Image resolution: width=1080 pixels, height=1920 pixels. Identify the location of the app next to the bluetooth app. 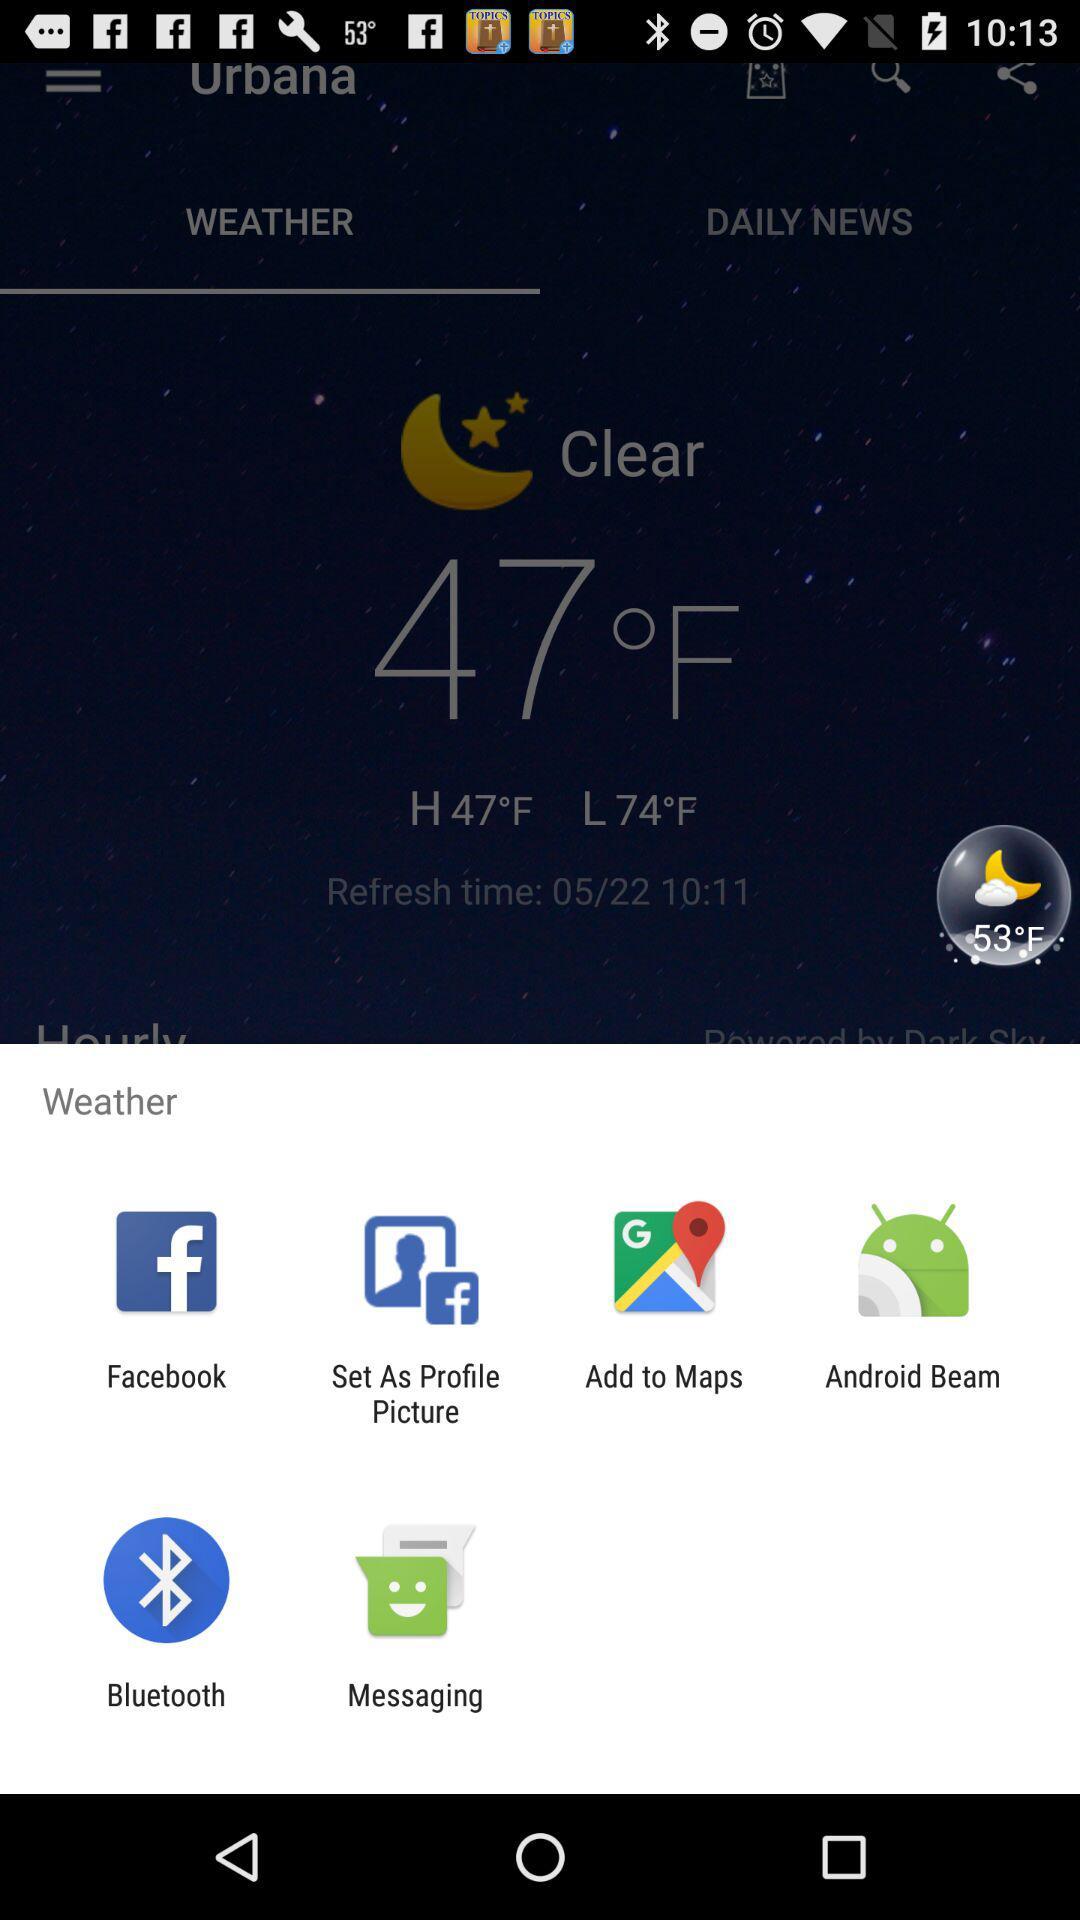
(414, 1711).